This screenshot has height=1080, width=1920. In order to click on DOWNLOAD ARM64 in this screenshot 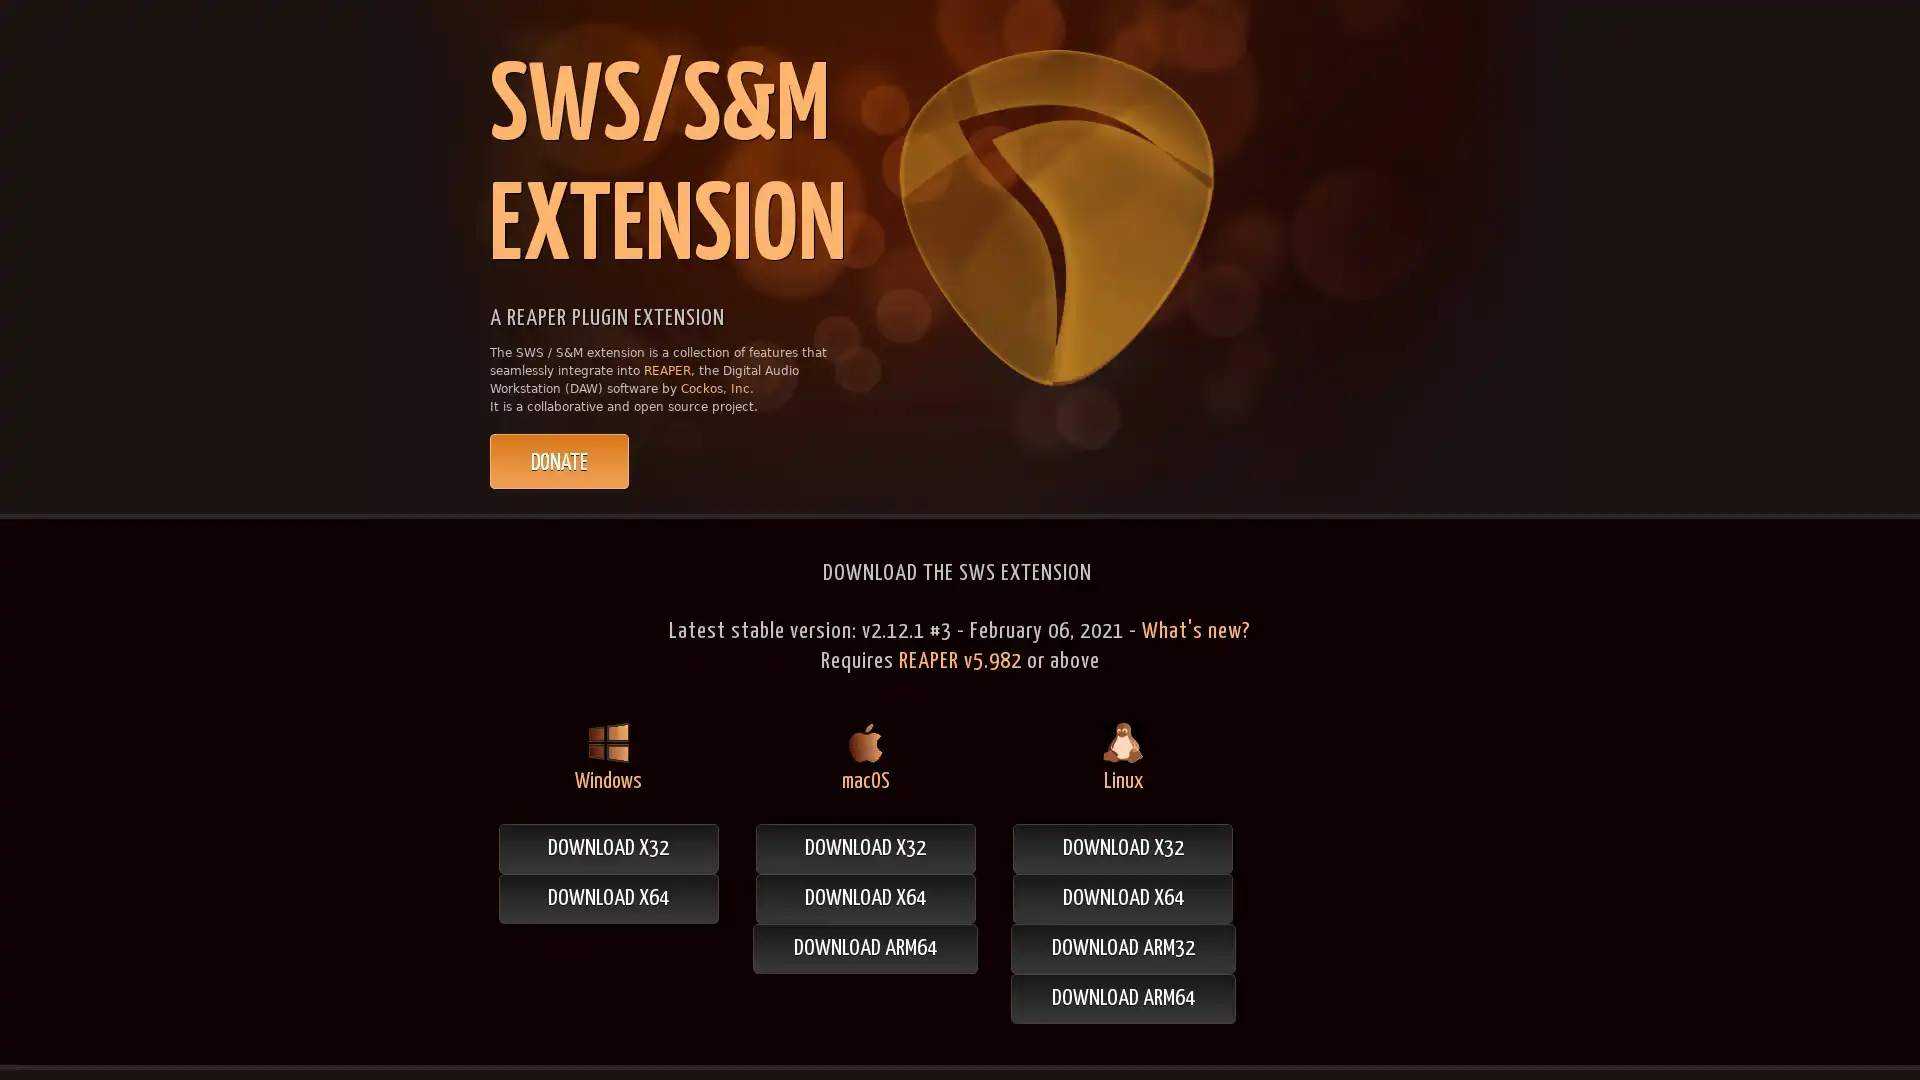, I will do `click(1278, 999)`.